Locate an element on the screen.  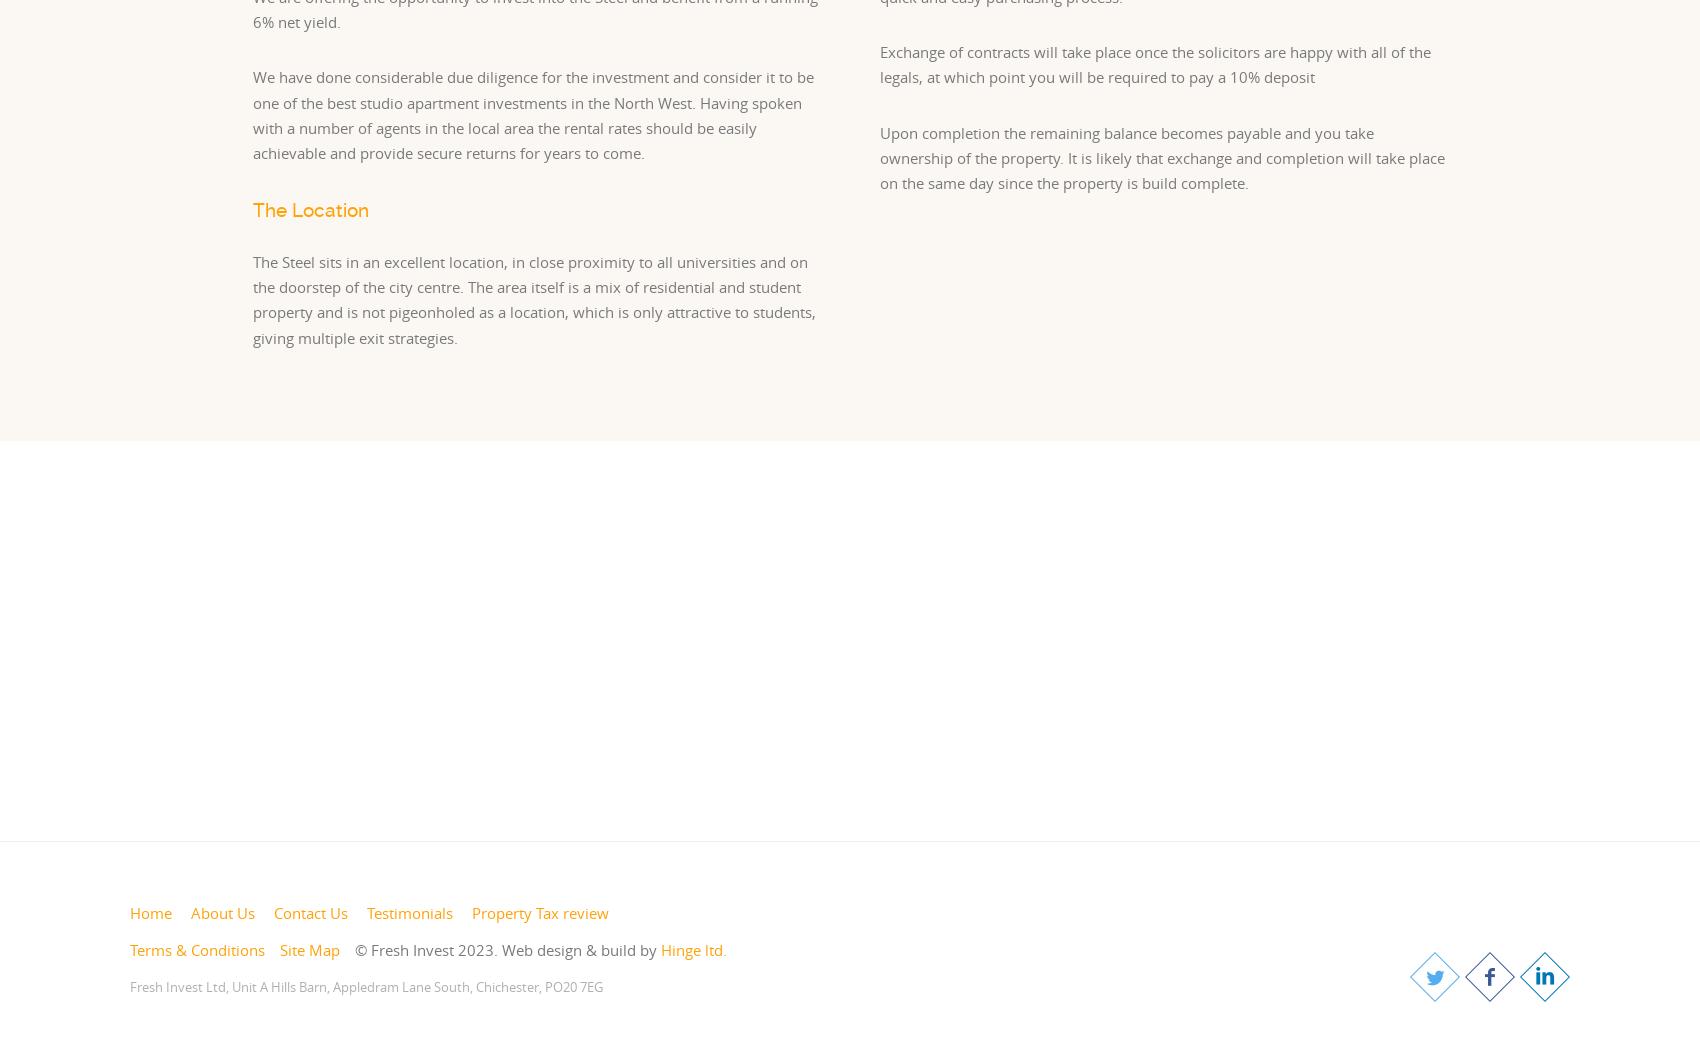
'The Location' is located at coordinates (310, 208).